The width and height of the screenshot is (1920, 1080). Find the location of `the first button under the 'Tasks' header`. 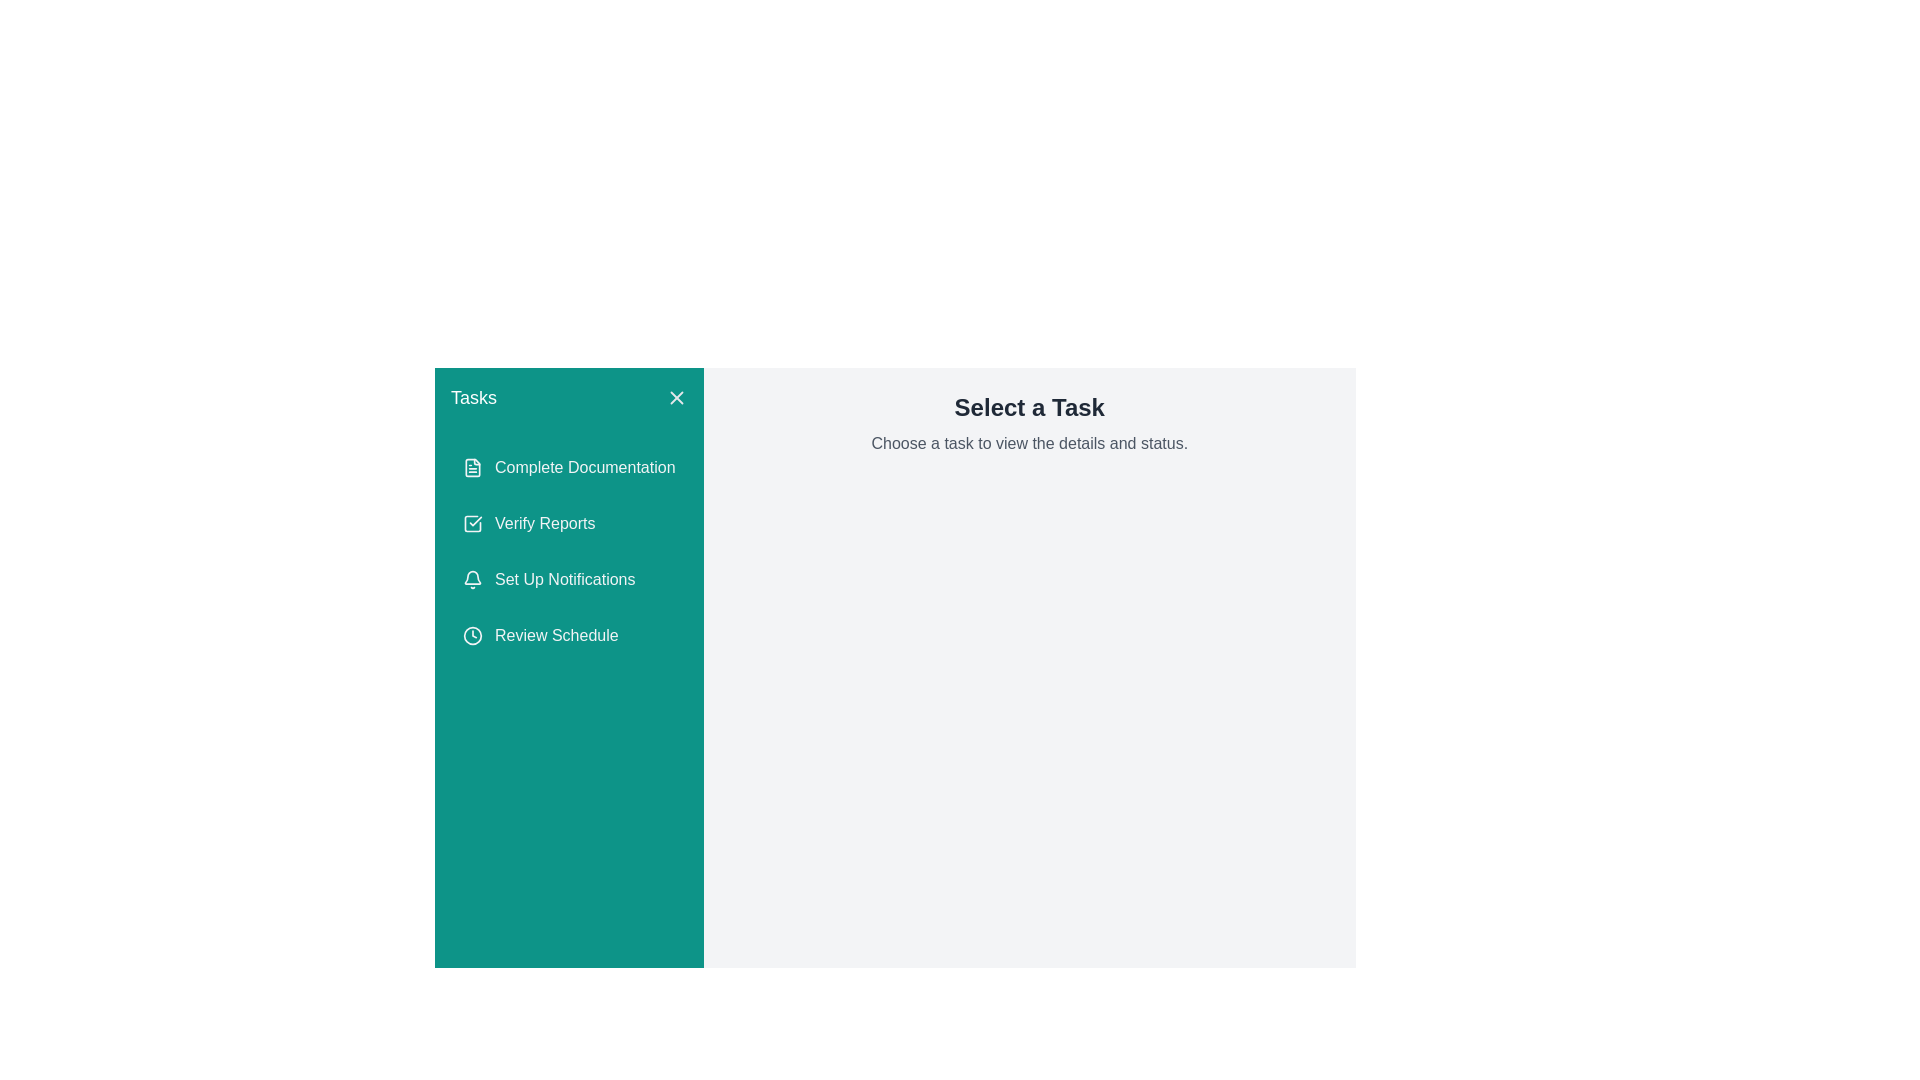

the first button under the 'Tasks' header is located at coordinates (568, 467).